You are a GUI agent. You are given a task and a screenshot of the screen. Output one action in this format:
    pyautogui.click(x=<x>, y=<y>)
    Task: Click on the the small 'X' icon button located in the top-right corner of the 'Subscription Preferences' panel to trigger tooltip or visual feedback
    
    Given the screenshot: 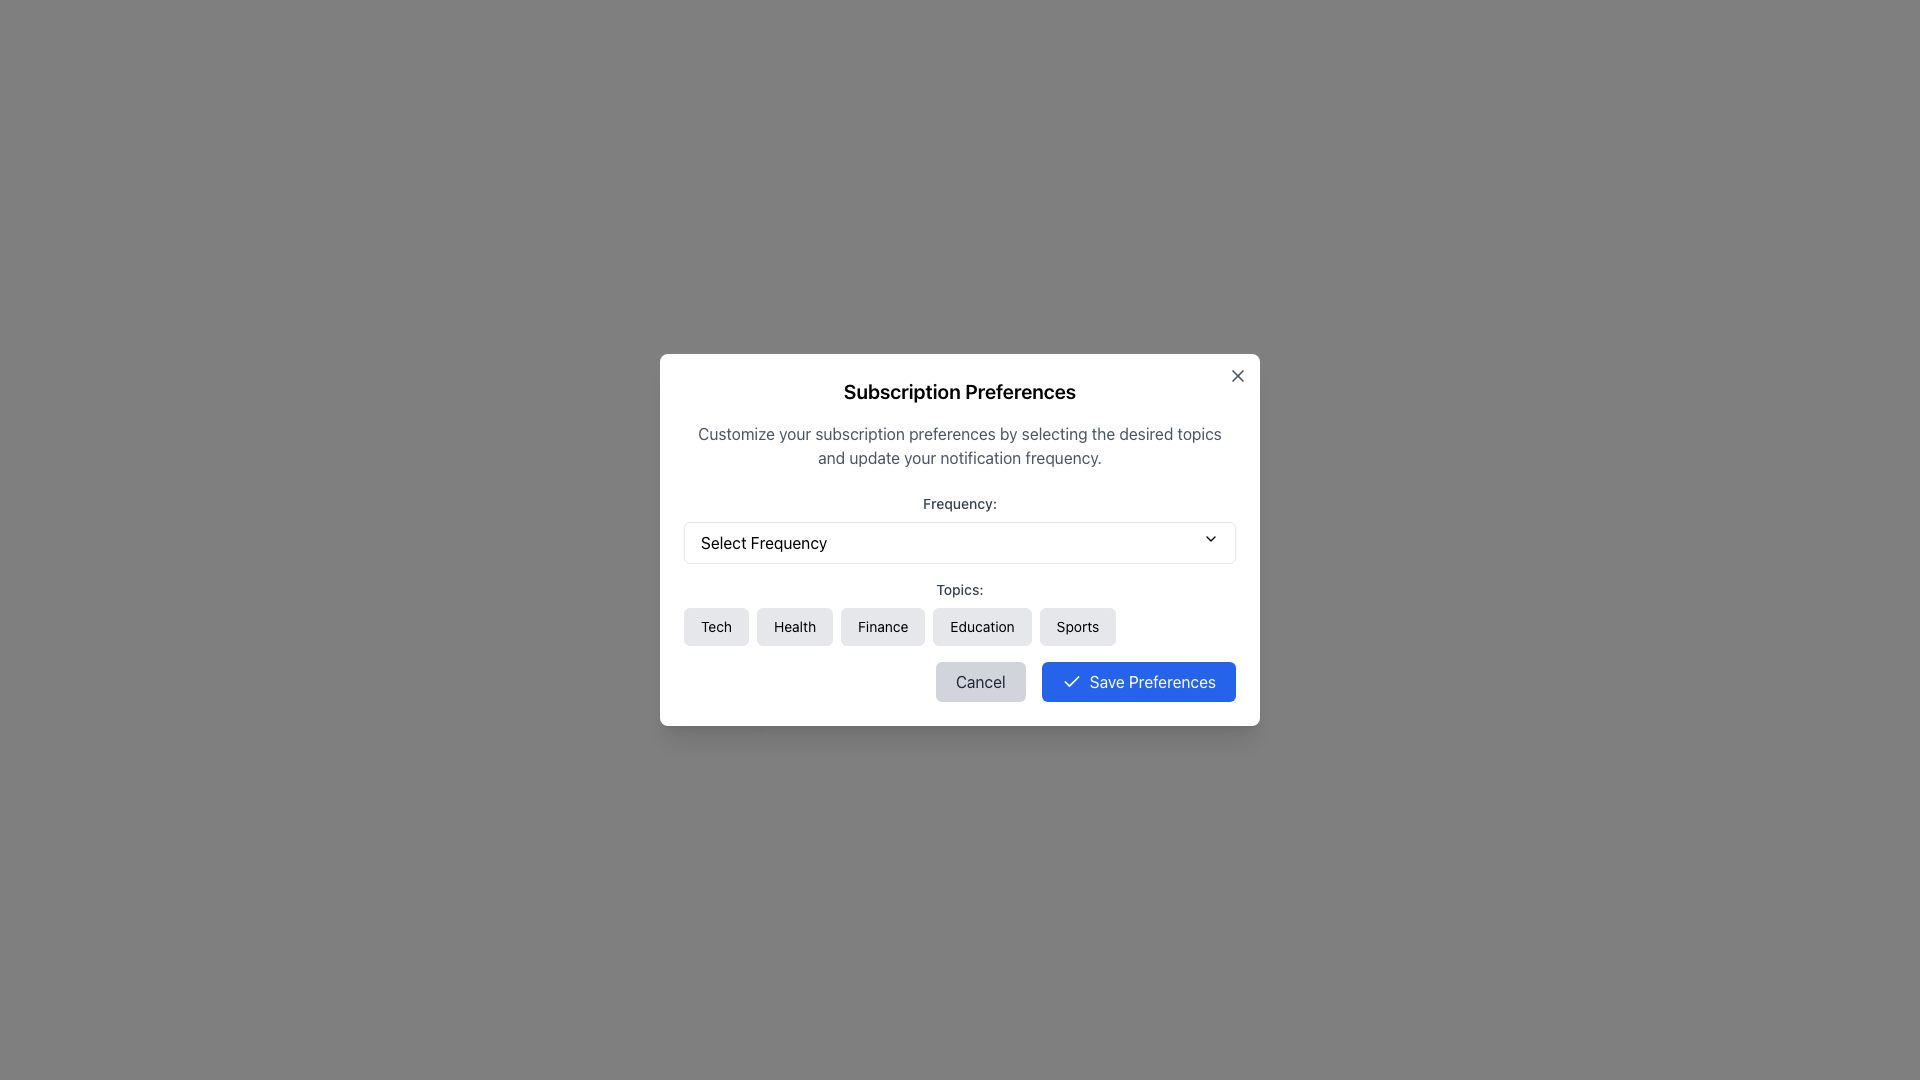 What is the action you would take?
    pyautogui.click(x=1237, y=375)
    